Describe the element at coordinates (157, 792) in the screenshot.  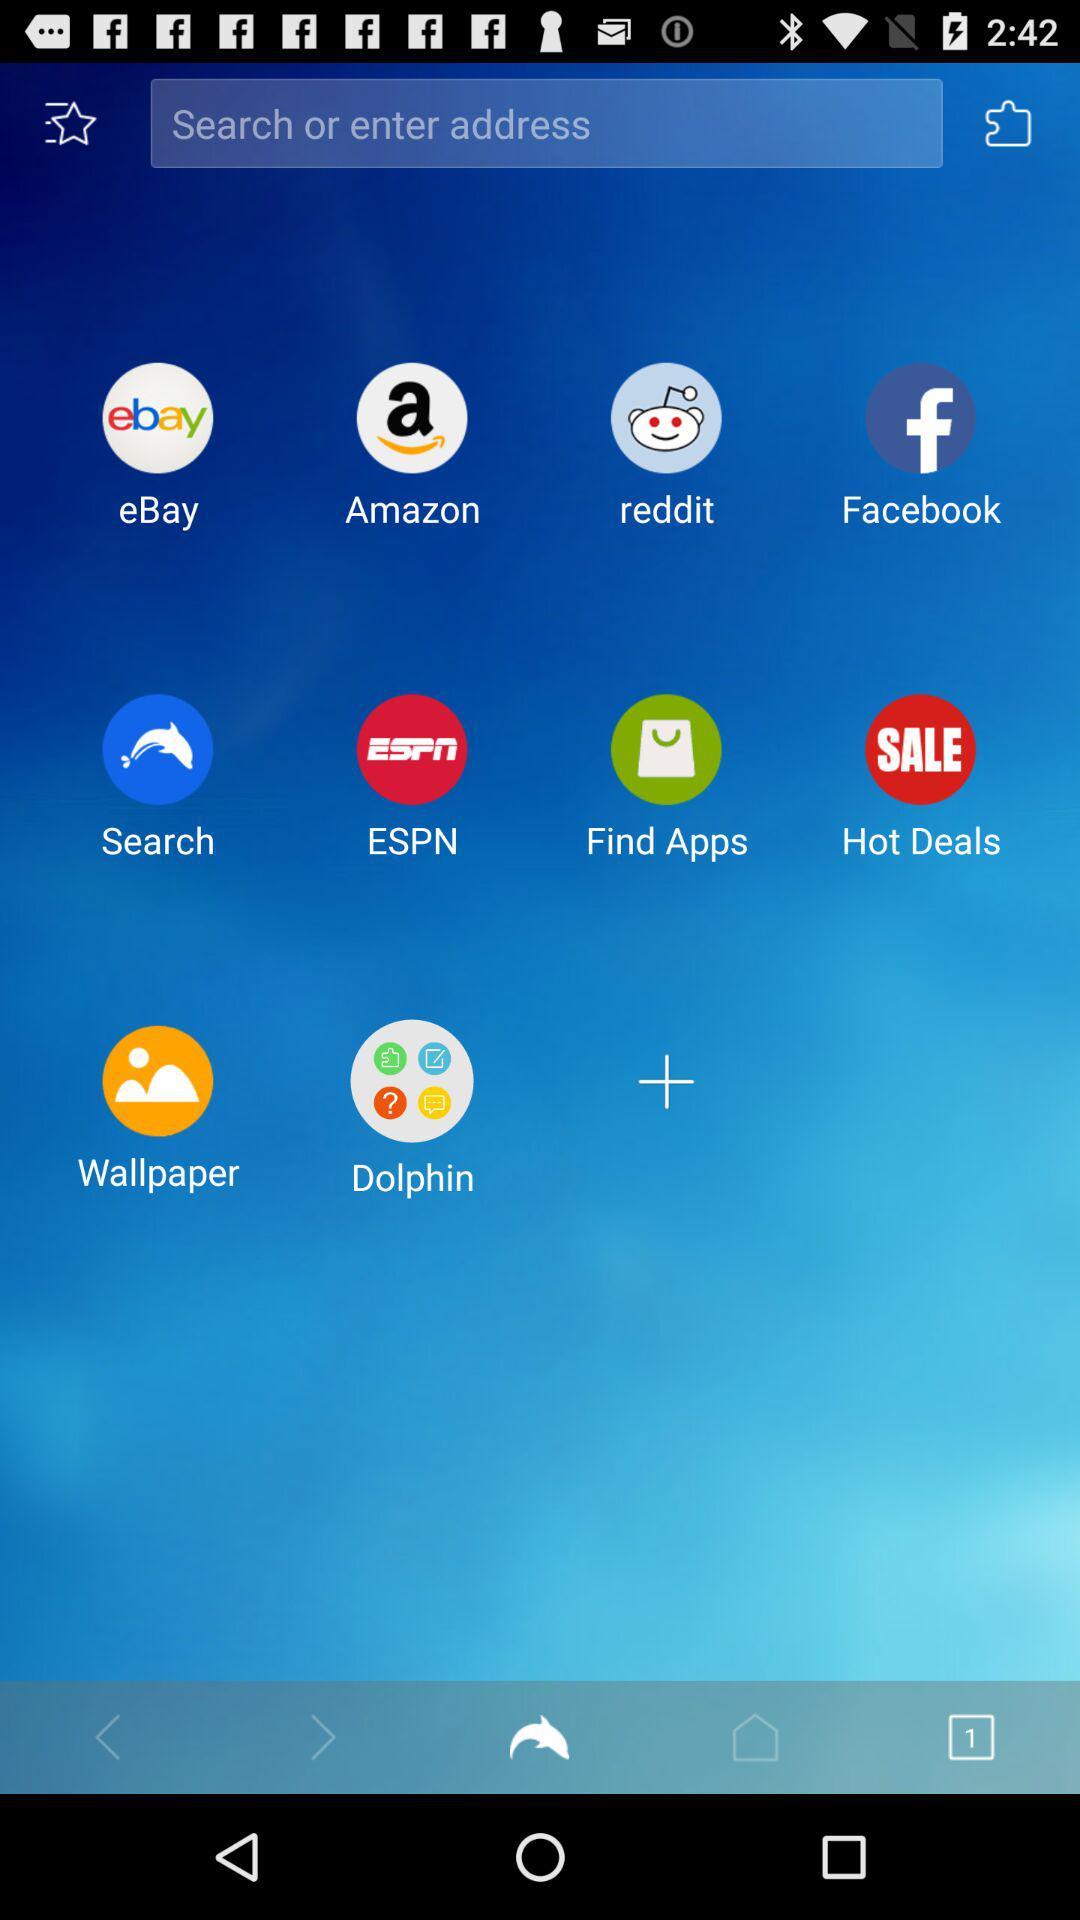
I see `the icon next to espn` at that location.